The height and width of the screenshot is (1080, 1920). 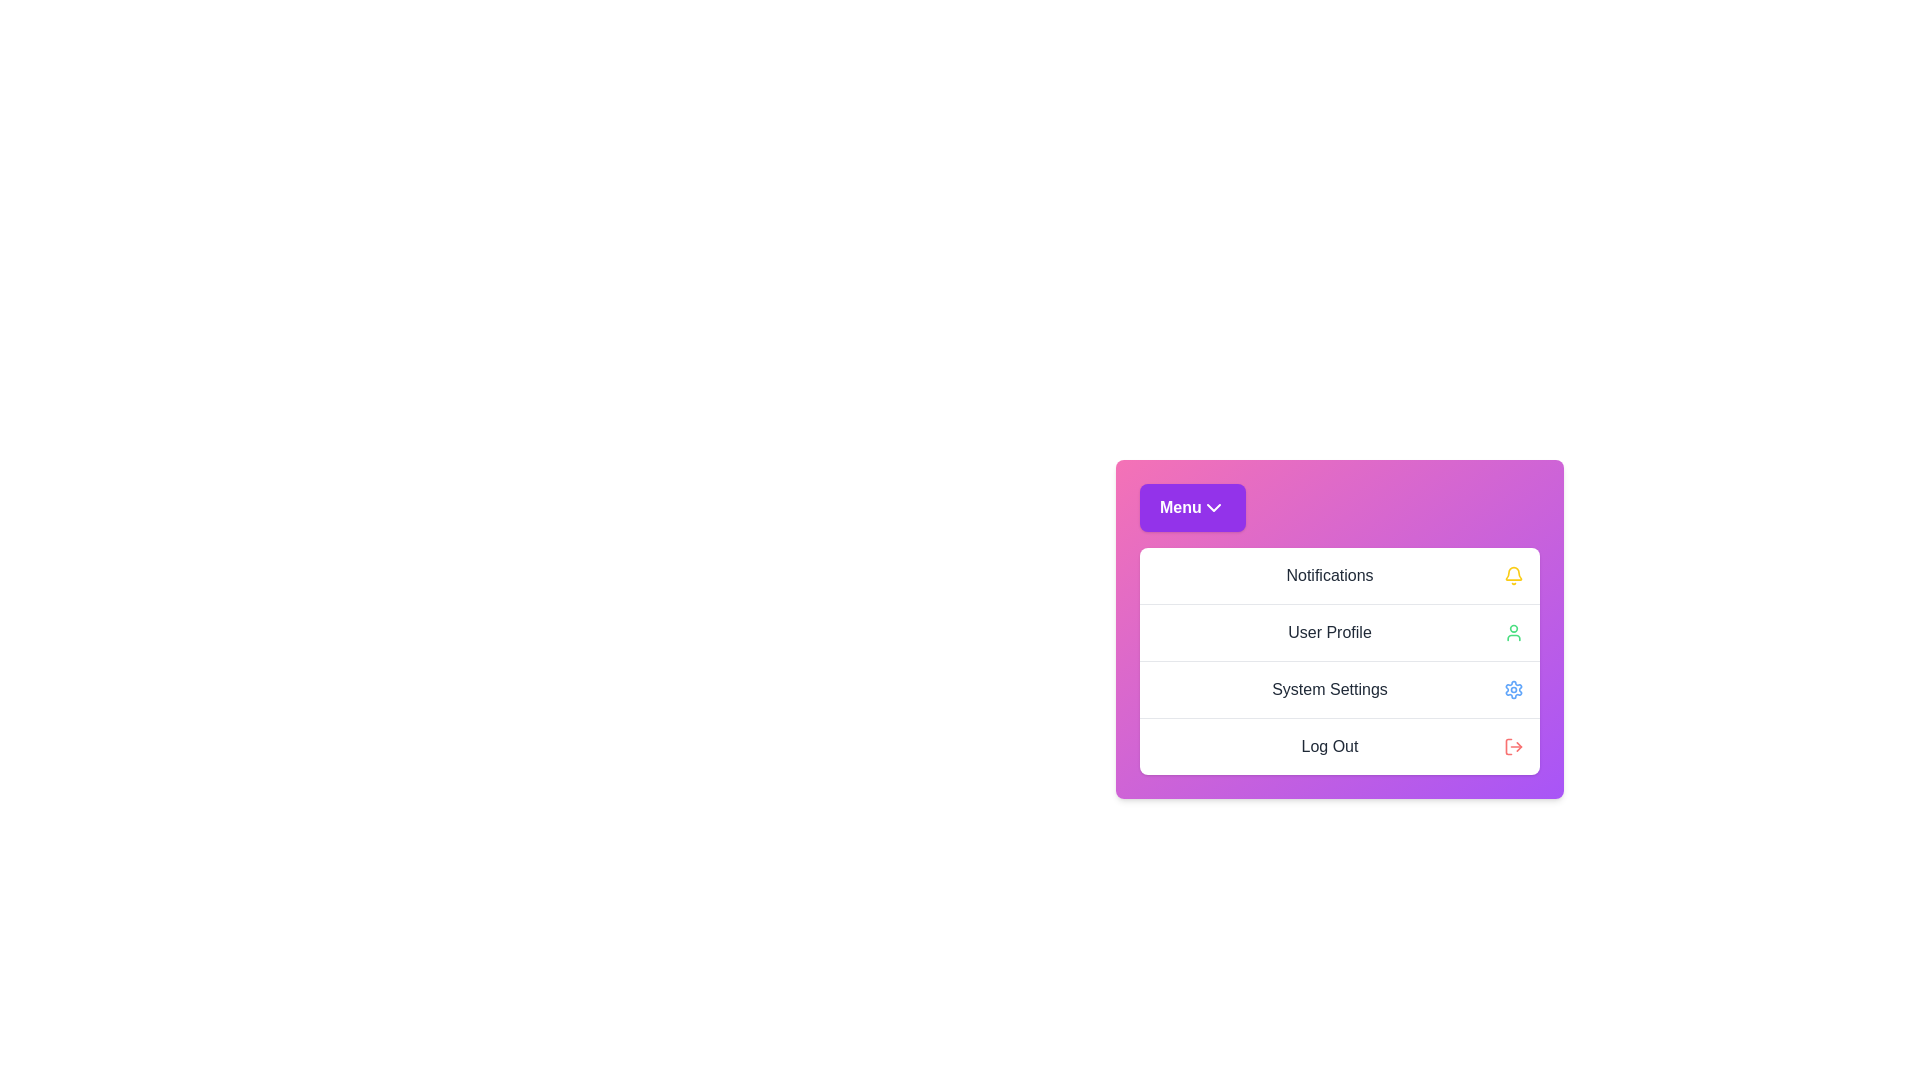 What do you see at coordinates (1339, 688) in the screenshot?
I see `the 'System Settings' option in the menu` at bounding box center [1339, 688].